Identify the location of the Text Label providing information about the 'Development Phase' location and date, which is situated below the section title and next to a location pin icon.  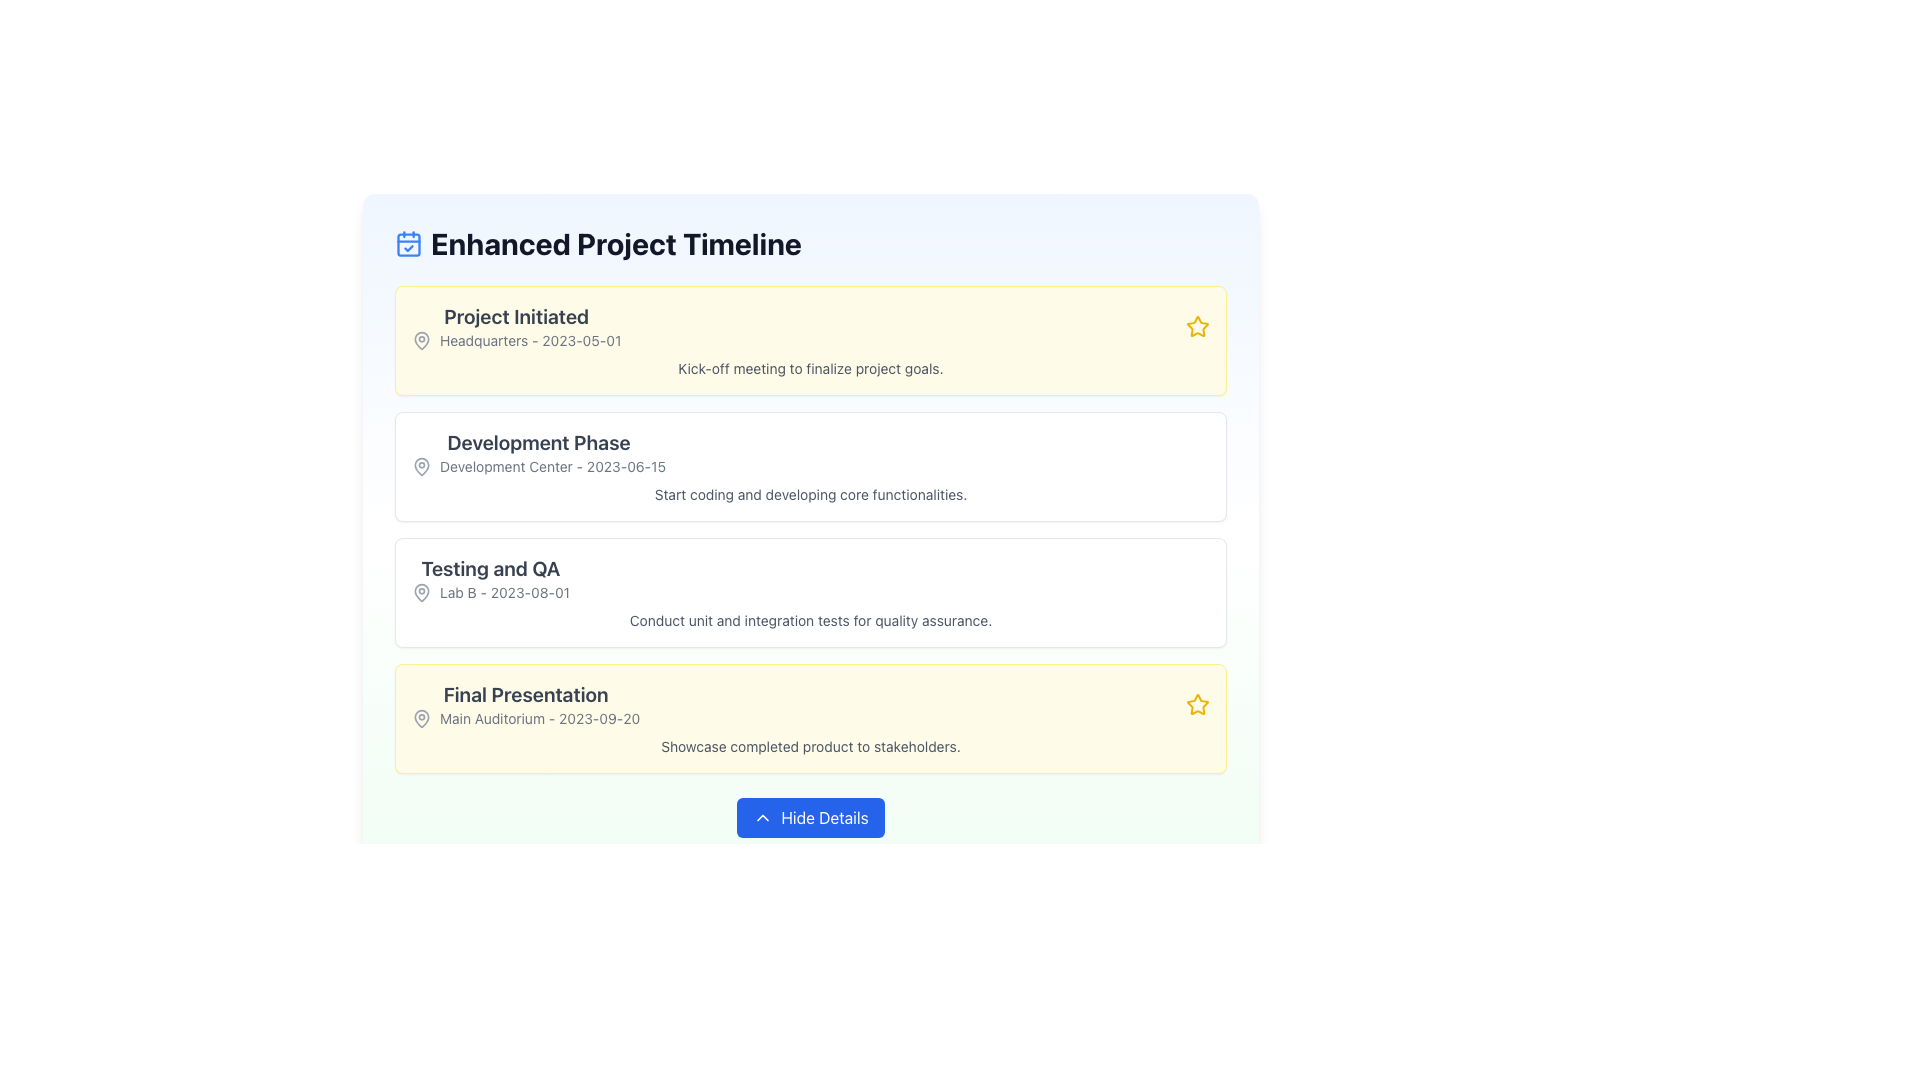
(538, 466).